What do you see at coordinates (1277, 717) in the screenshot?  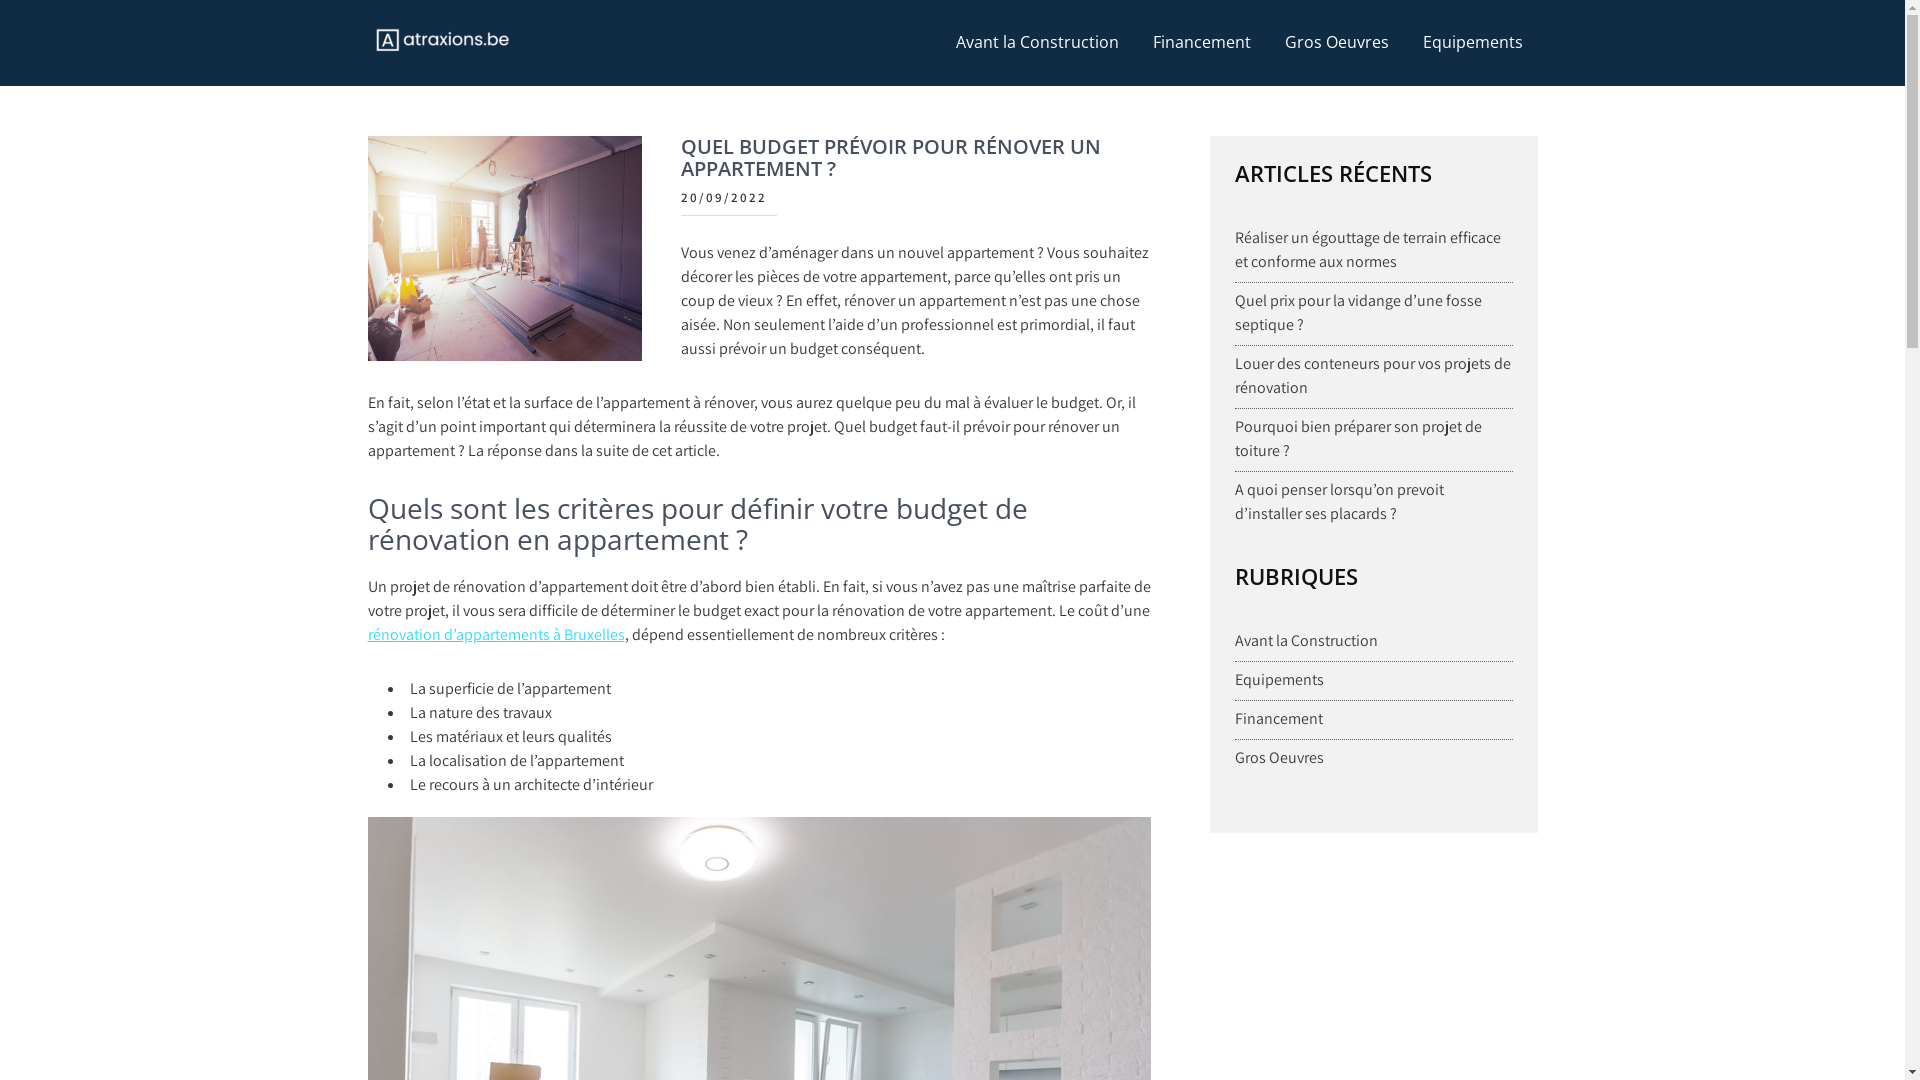 I see `'Financement'` at bounding box center [1277, 717].